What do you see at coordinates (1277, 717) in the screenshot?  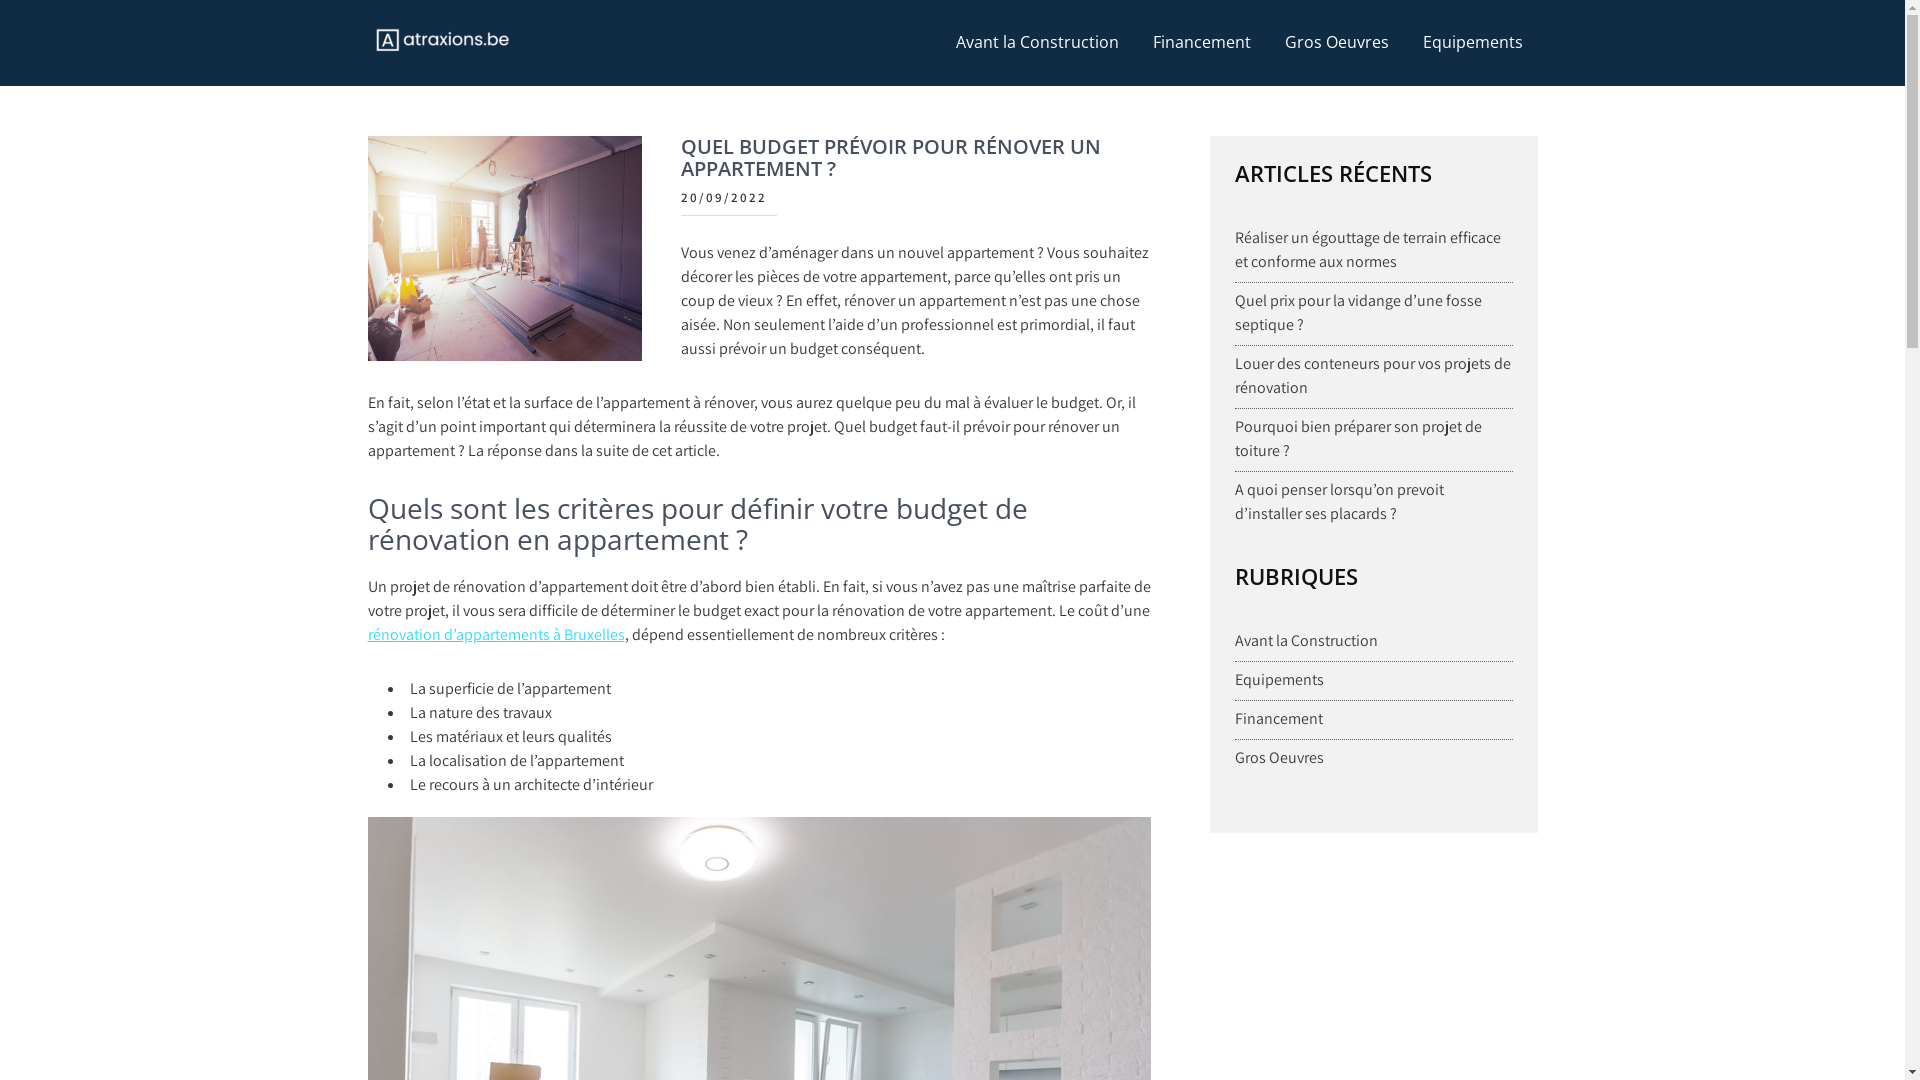 I see `'Financement'` at bounding box center [1277, 717].